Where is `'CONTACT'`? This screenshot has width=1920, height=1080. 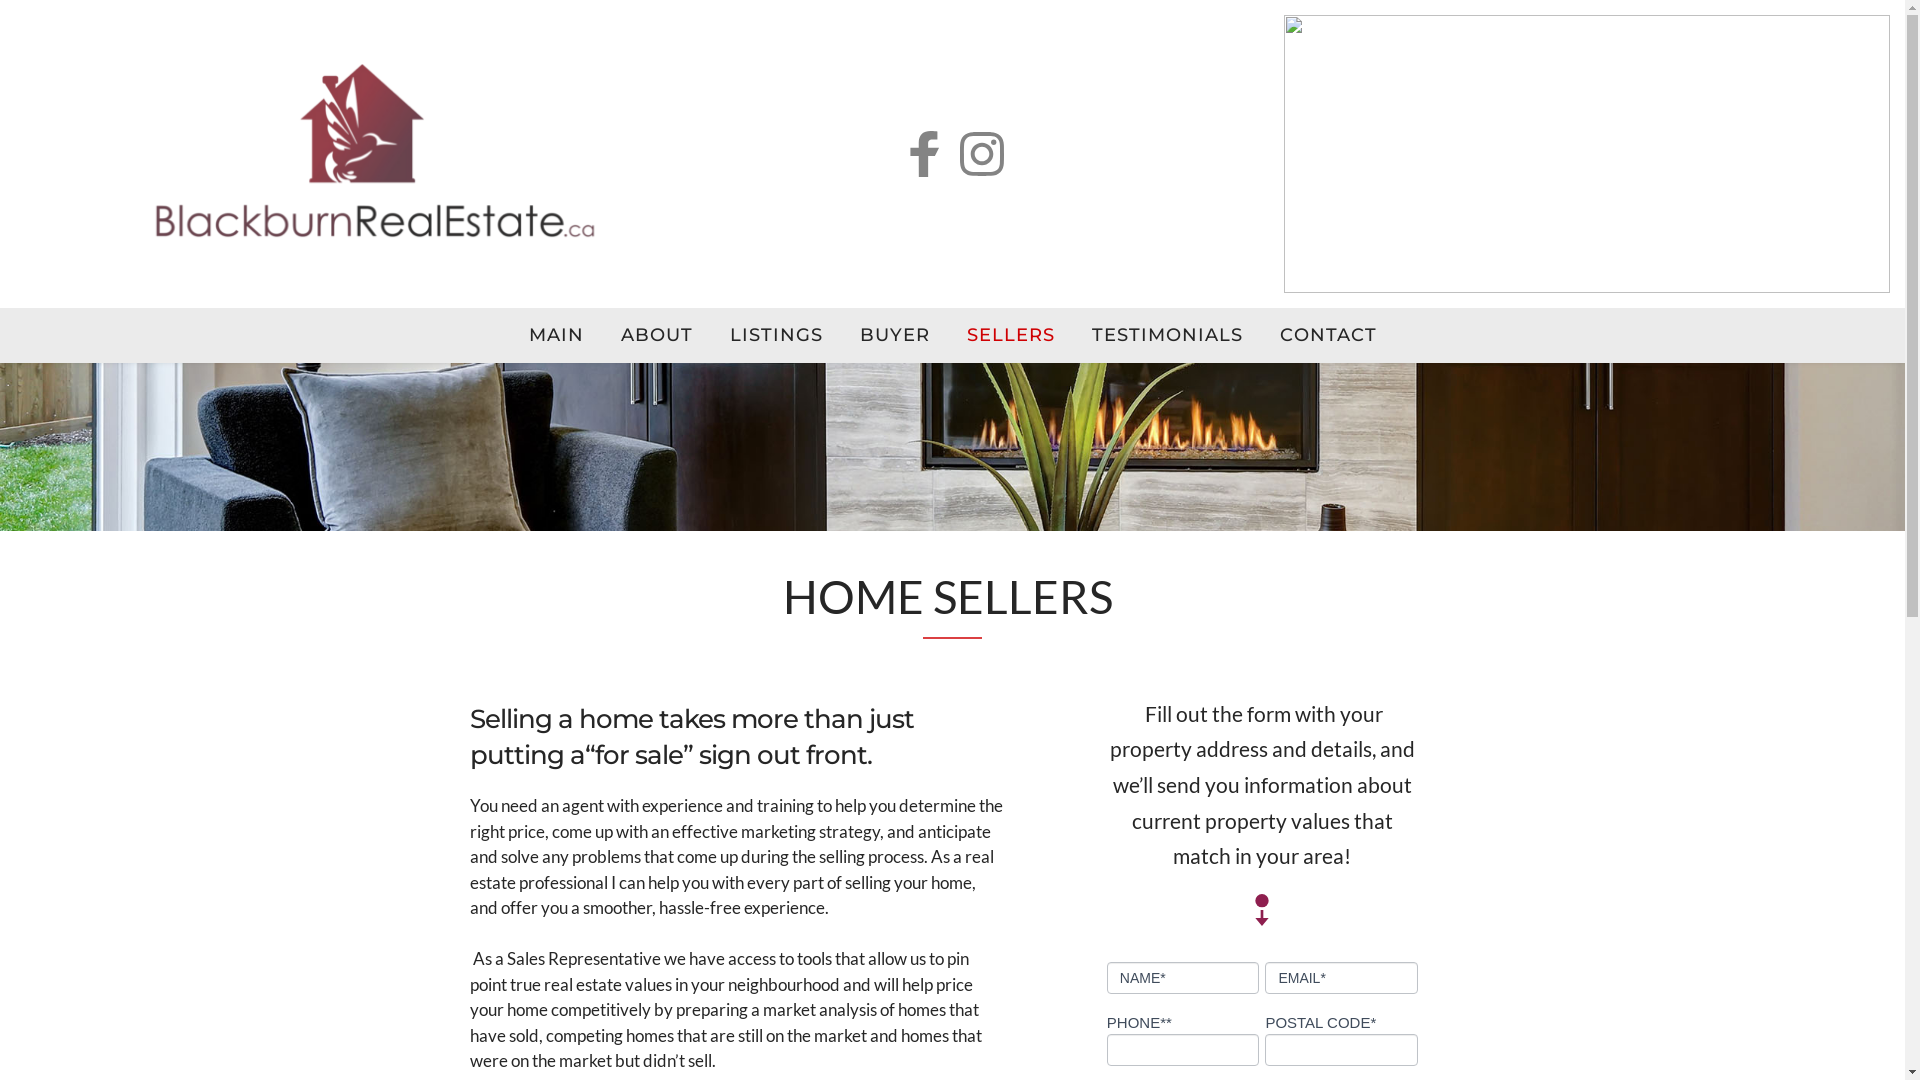 'CONTACT' is located at coordinates (1272, 334).